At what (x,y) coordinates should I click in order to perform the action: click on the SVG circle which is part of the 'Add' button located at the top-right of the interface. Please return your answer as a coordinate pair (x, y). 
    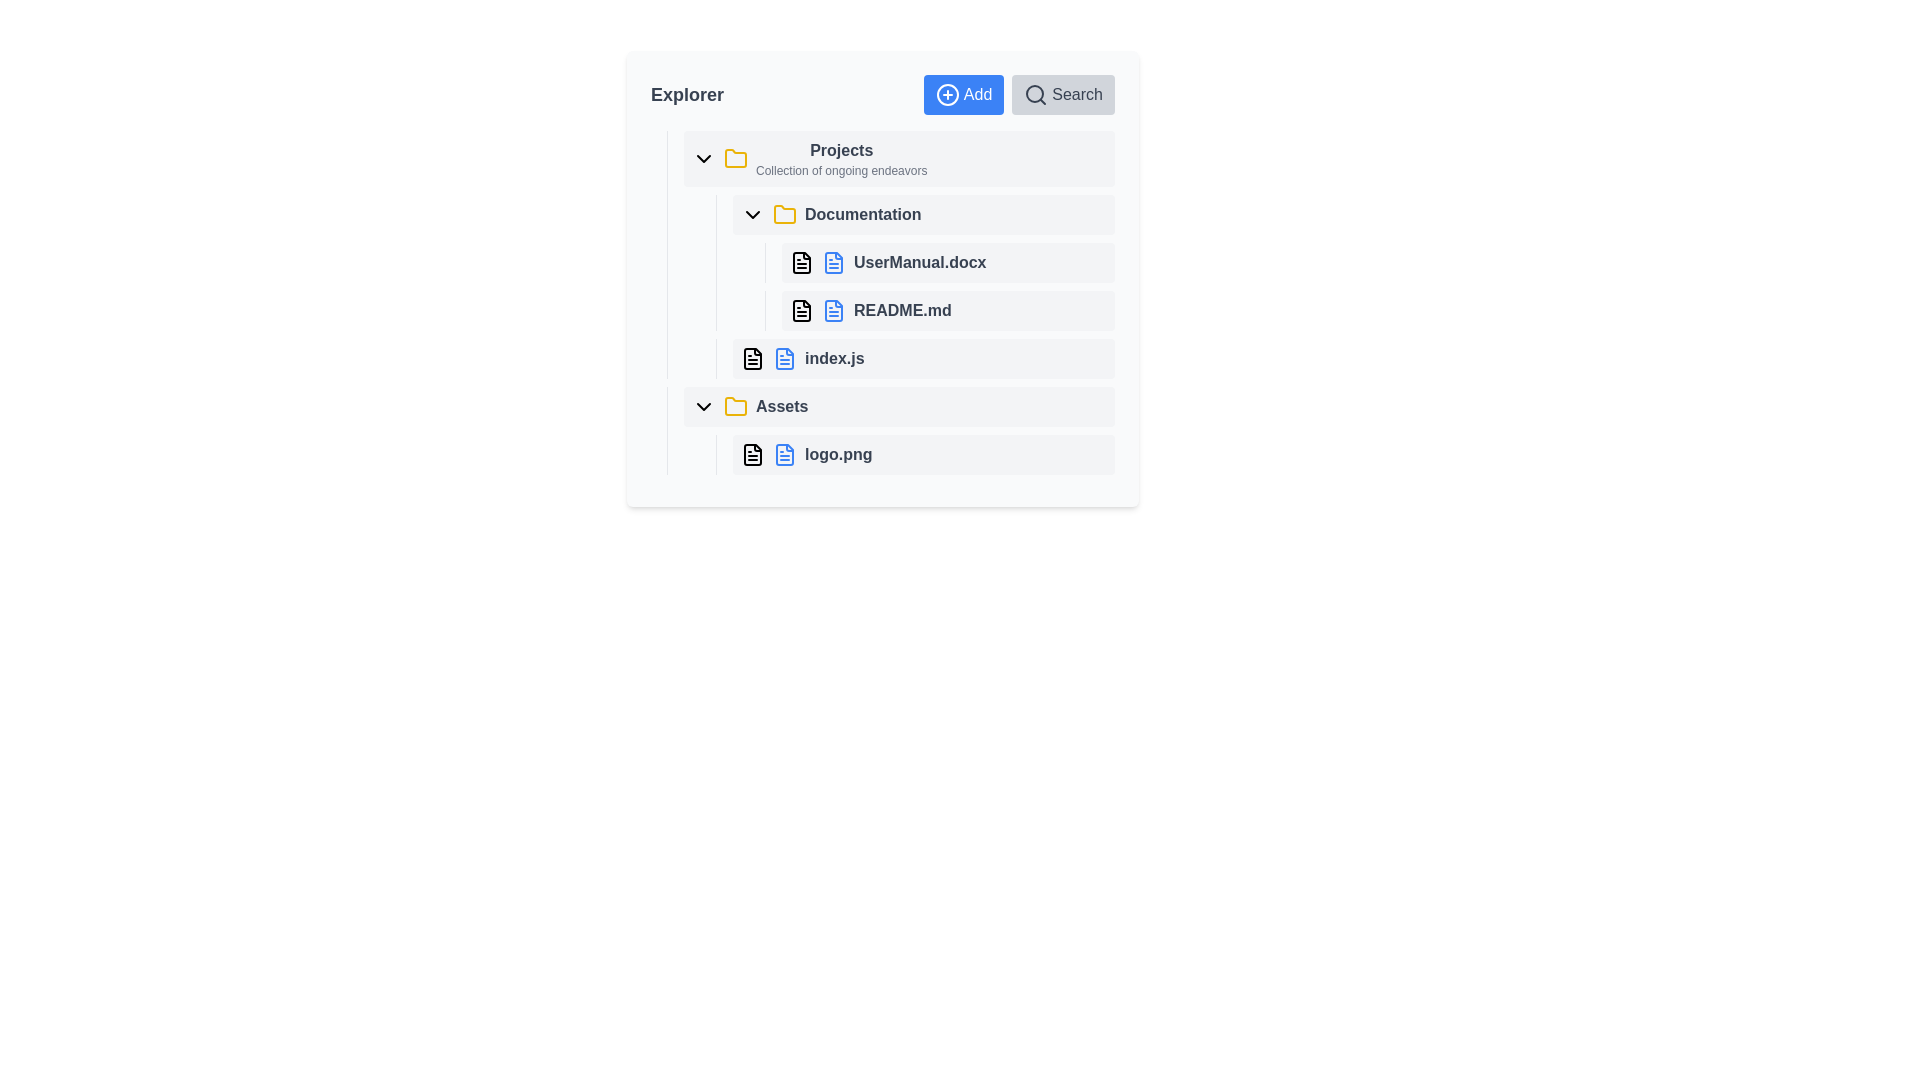
    Looking at the image, I should click on (946, 95).